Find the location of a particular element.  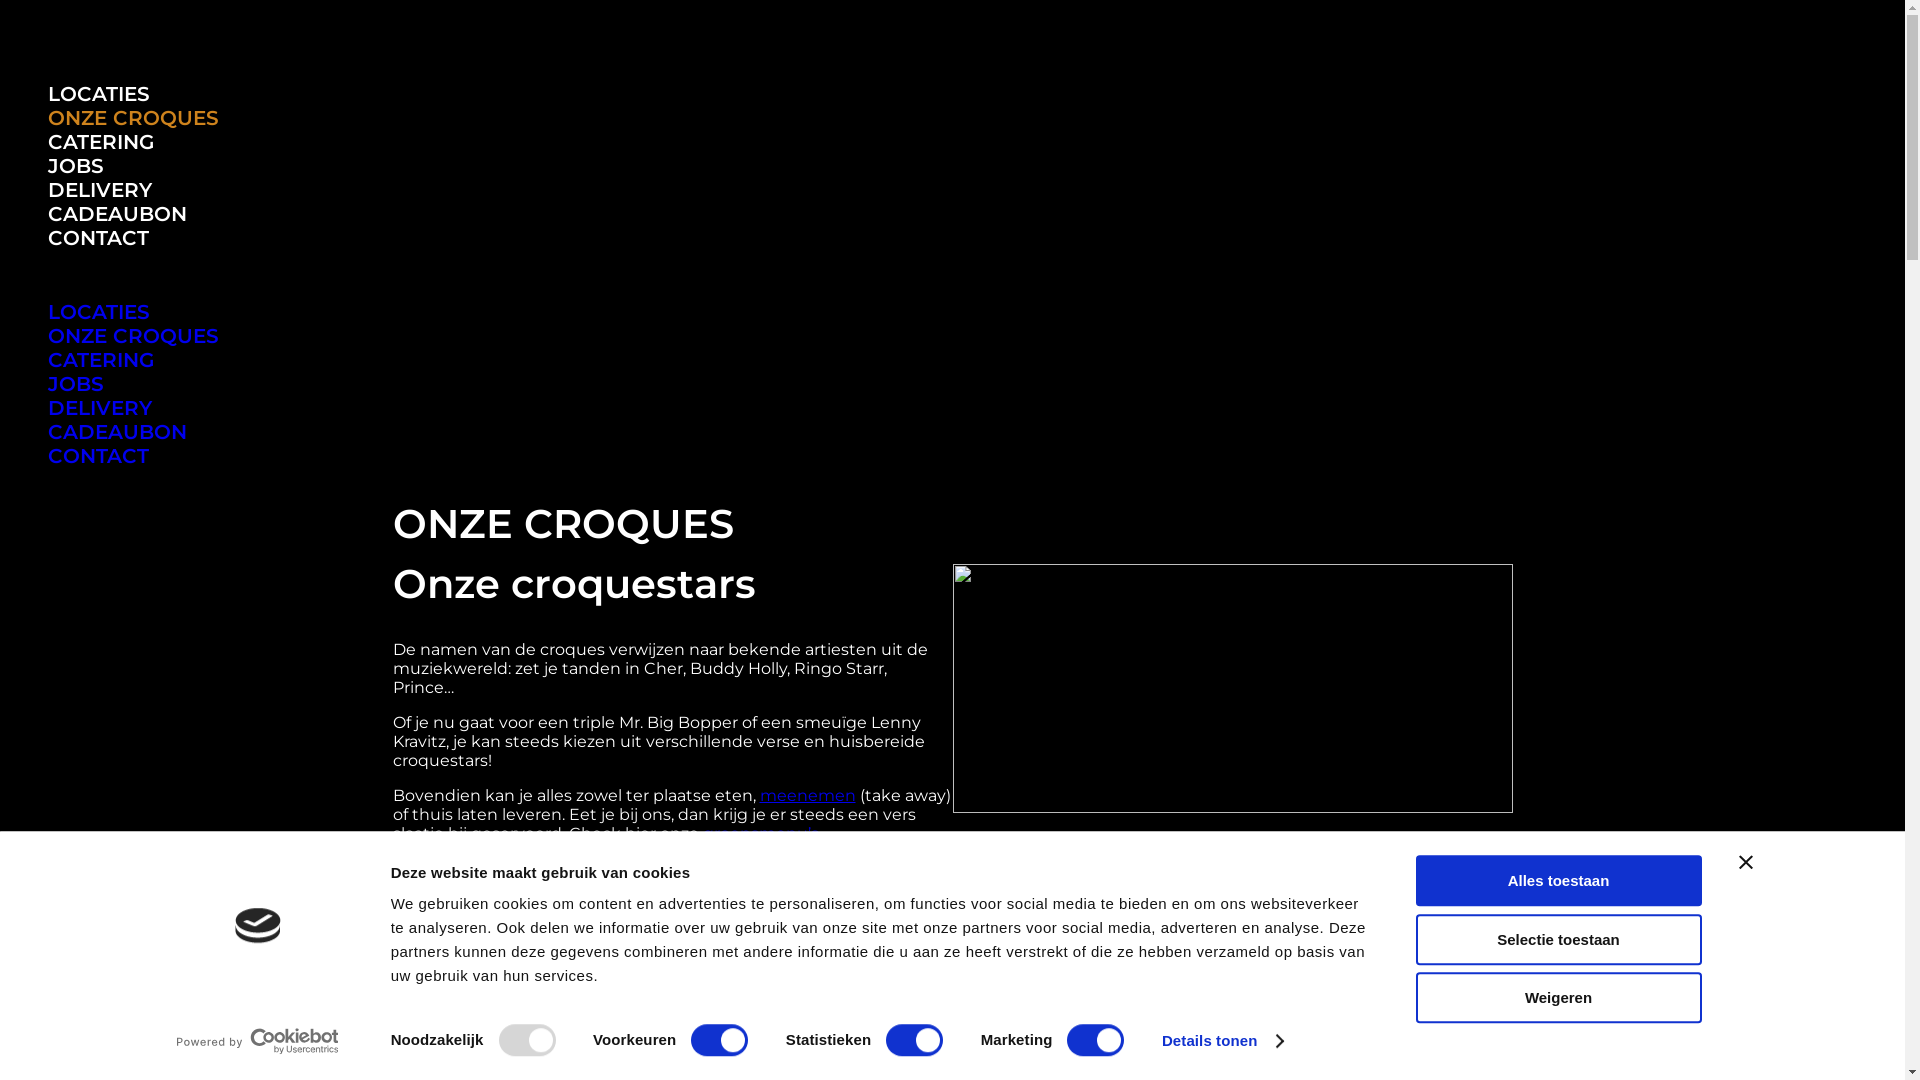

'Weigeren' is located at coordinates (1558, 997).